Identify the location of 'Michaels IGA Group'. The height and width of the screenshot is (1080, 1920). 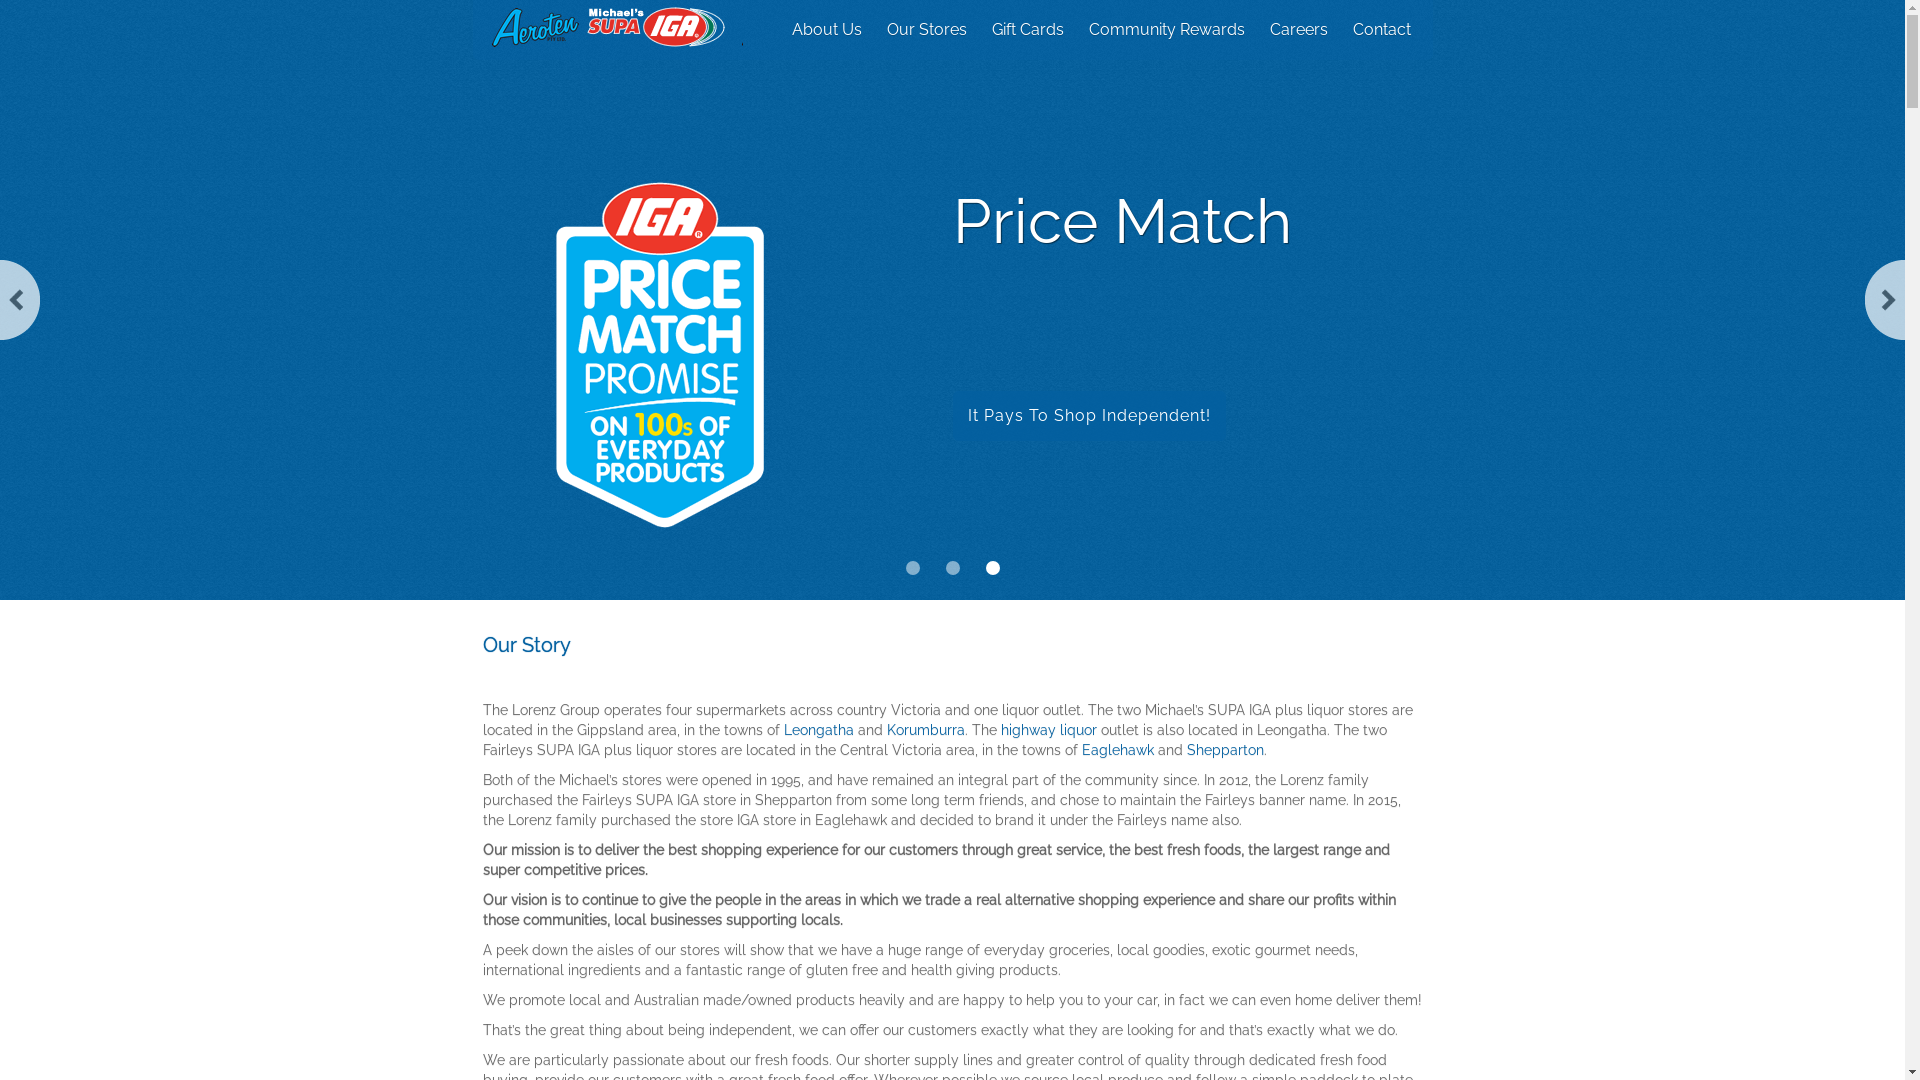
(610, 27).